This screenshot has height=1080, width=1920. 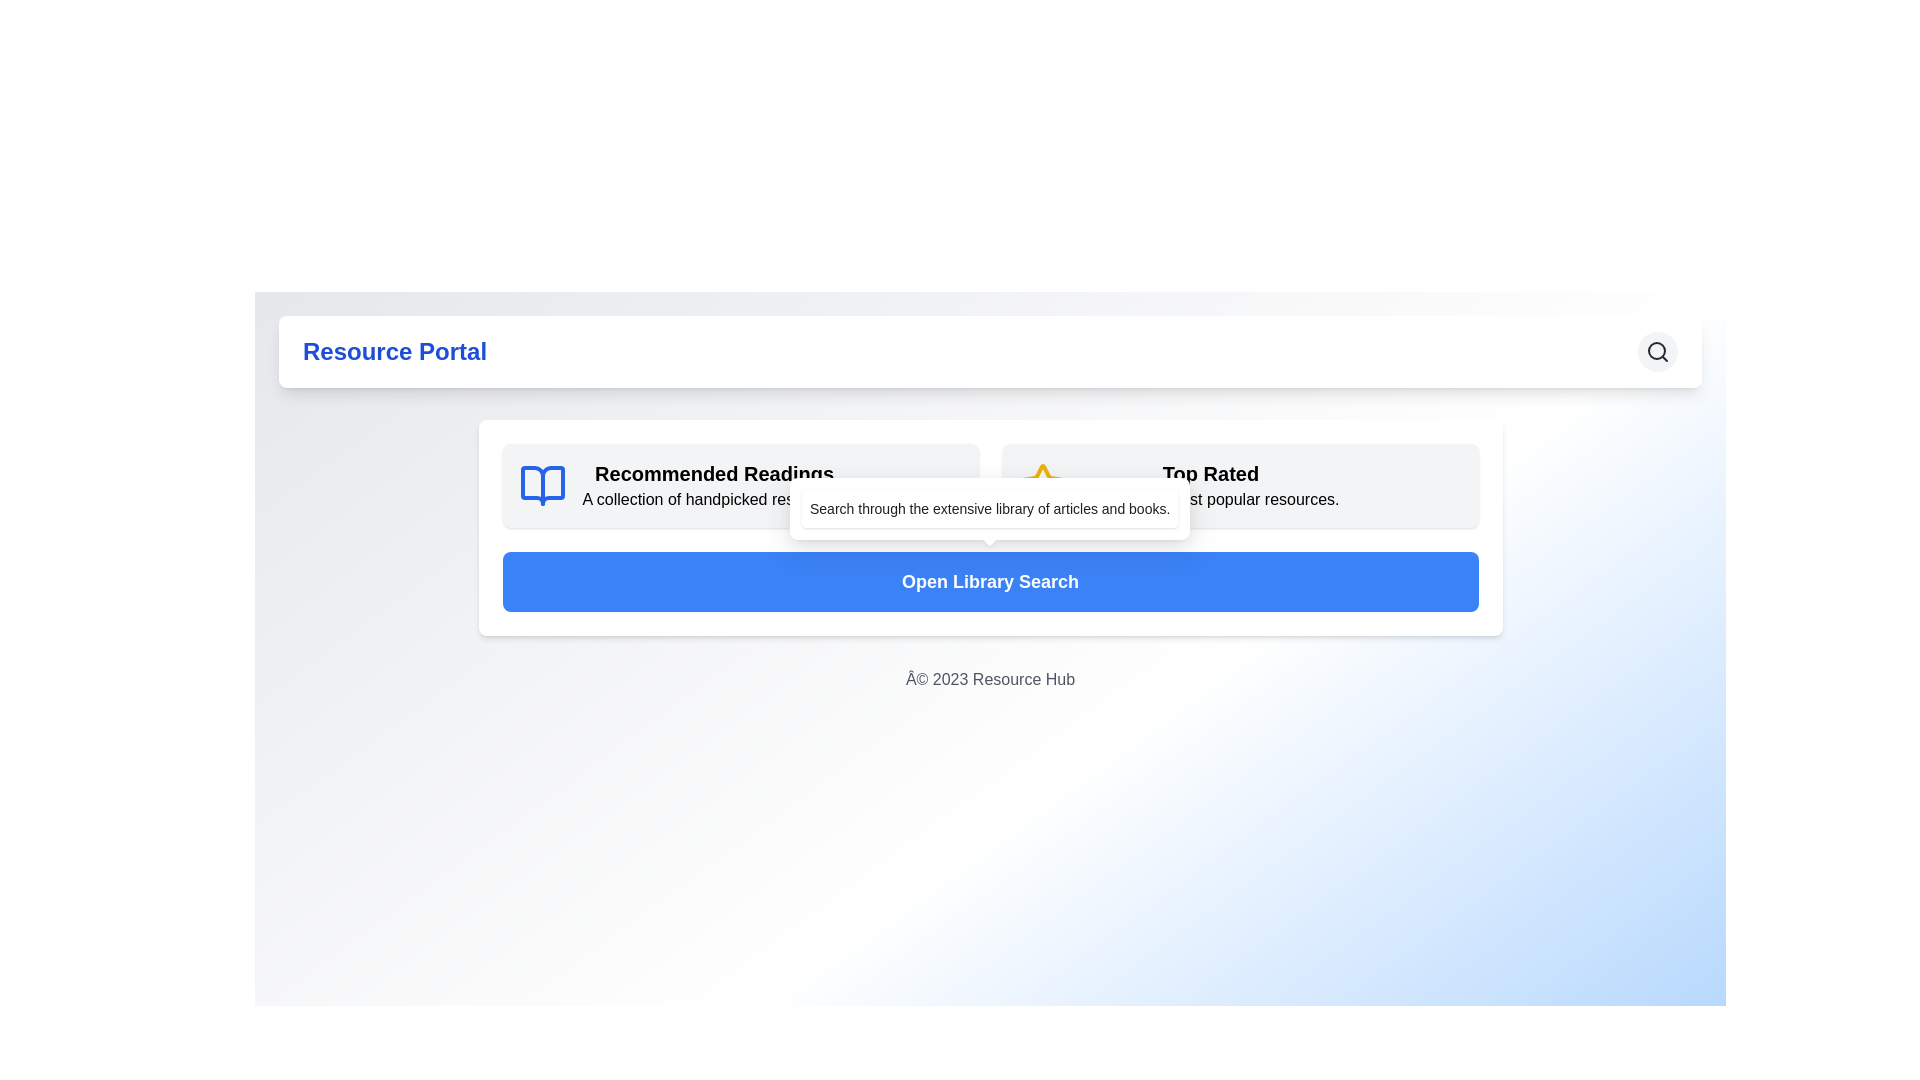 I want to click on the circular search button with a magnifying glass icon located at the top-right corner of the 'Resource Portal' bar, so click(x=1657, y=350).